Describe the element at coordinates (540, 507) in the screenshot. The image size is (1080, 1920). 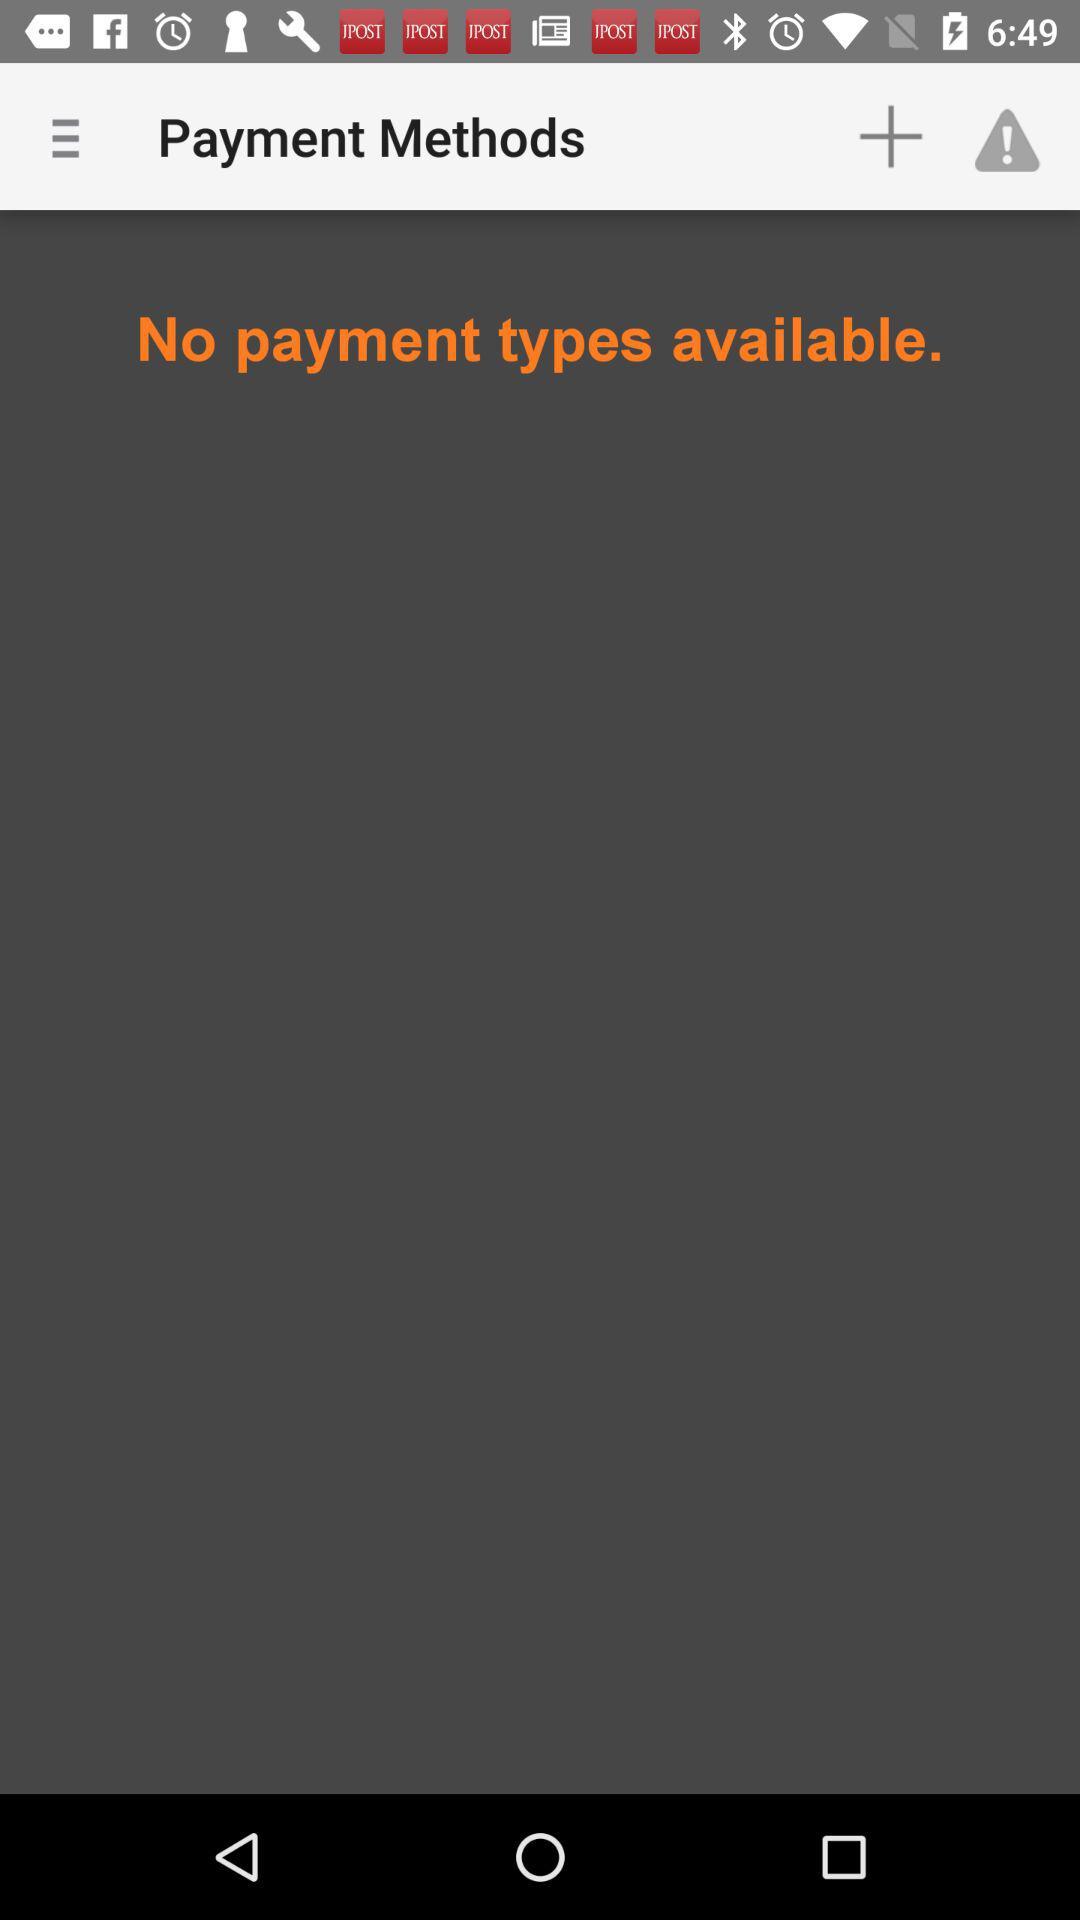
I see `the item below the no payment types item` at that location.